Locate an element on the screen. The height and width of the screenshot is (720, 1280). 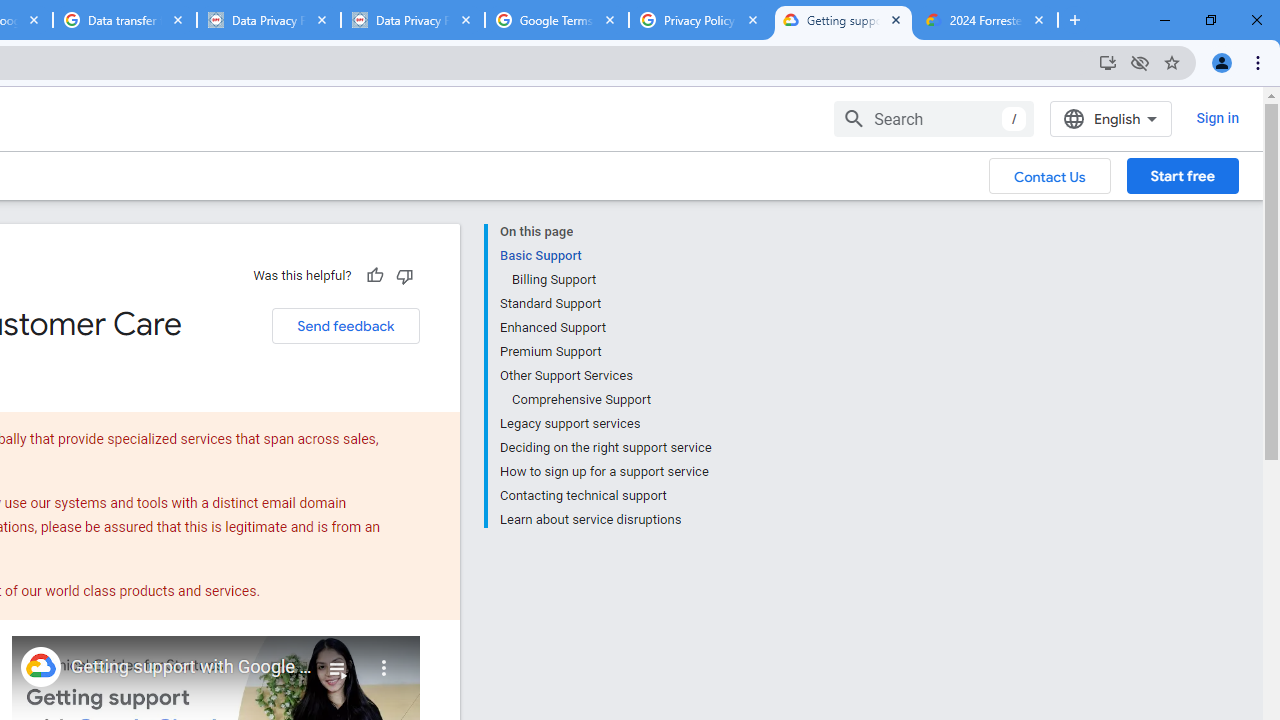
'Install Google Cloud' is located at coordinates (1106, 61).